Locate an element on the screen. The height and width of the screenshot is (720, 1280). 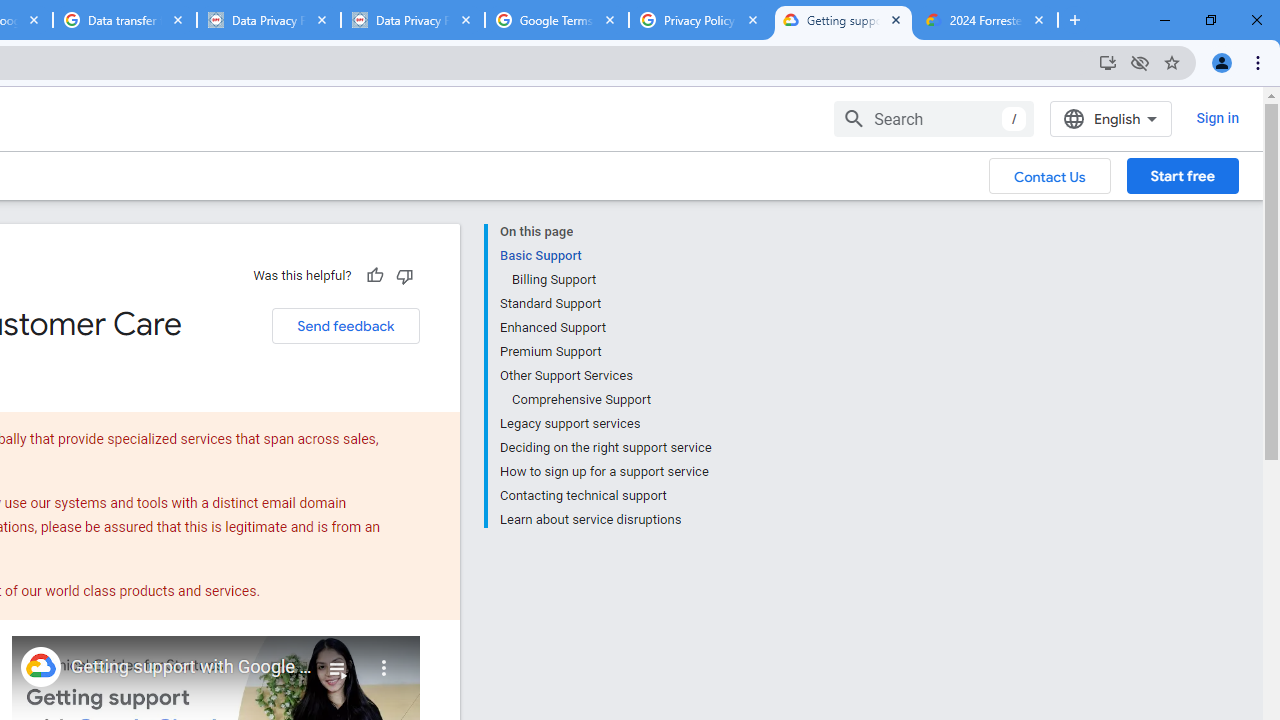
'Install Google Cloud' is located at coordinates (1106, 61).